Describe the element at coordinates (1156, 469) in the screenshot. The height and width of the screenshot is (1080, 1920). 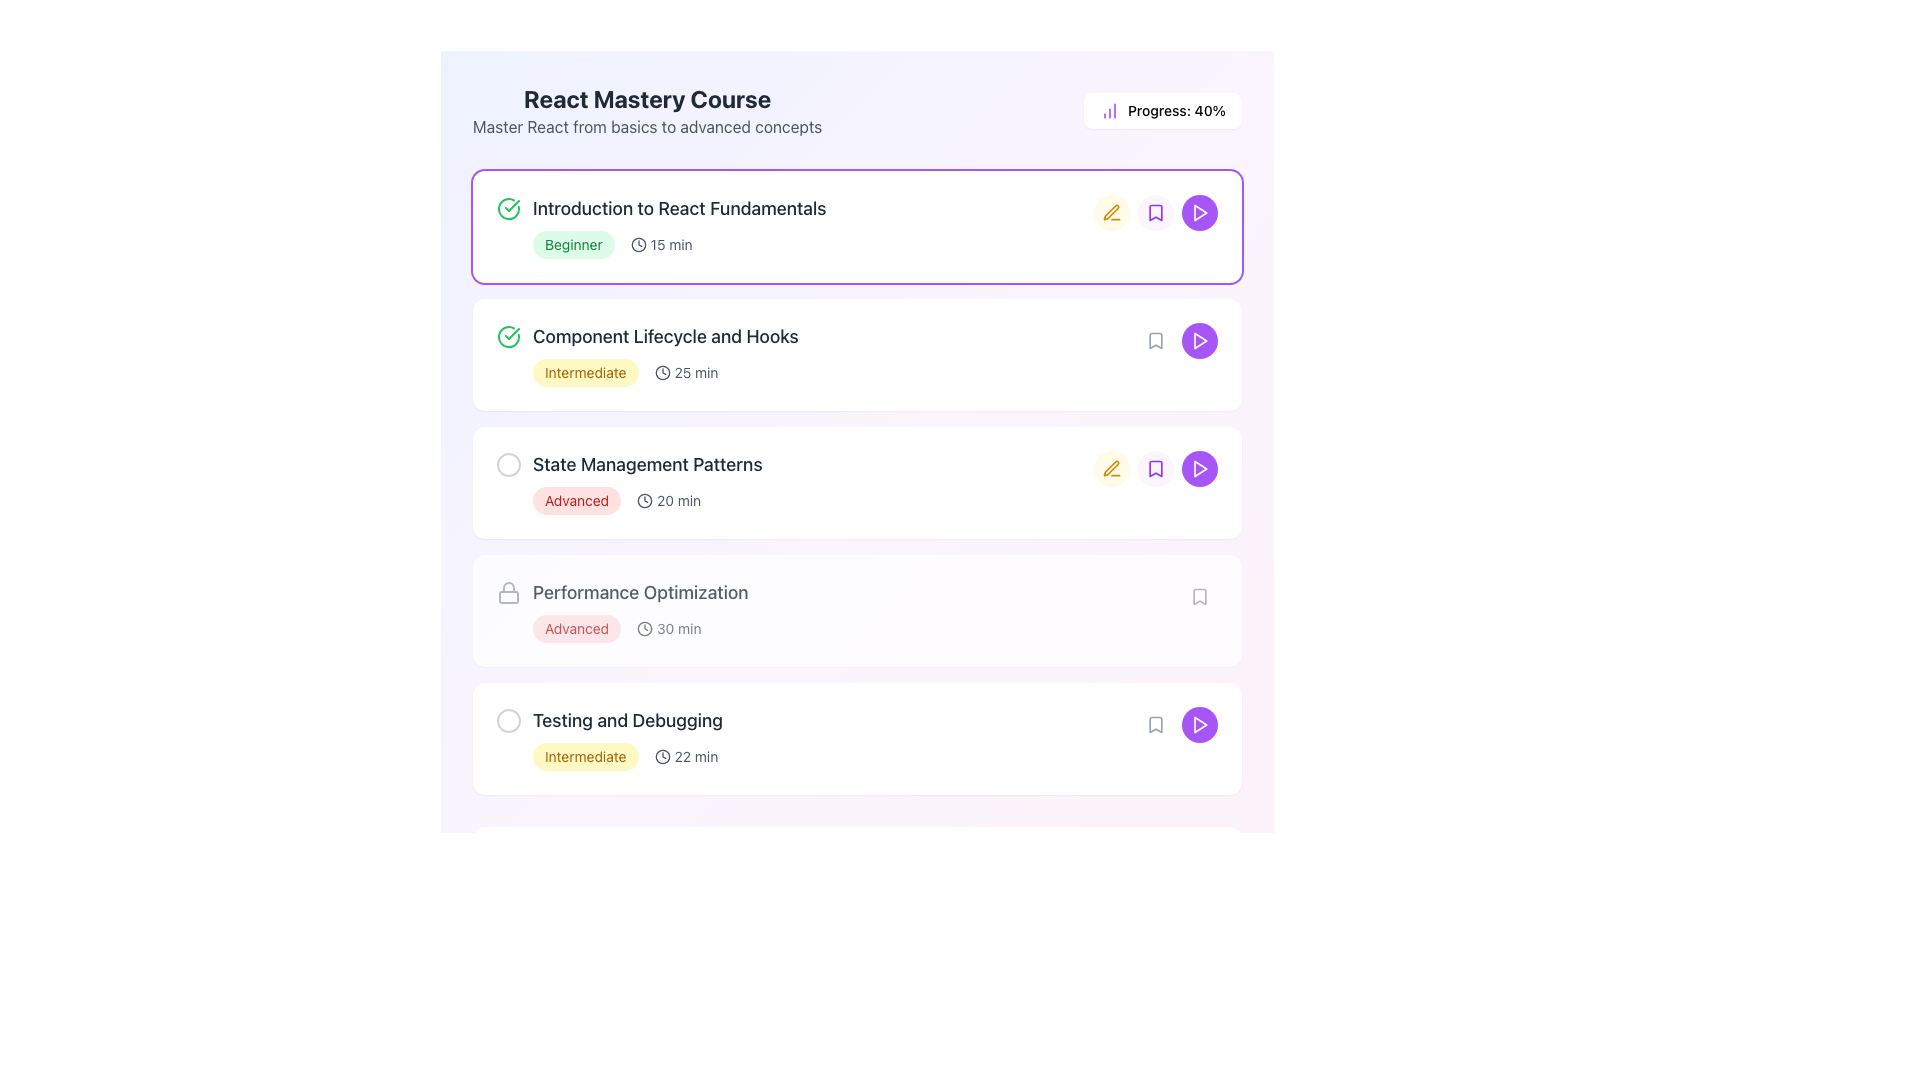
I see `the second button from the right in the horizontal group of three buttons, located to the right of the 'State Management Patterns' title` at that location.